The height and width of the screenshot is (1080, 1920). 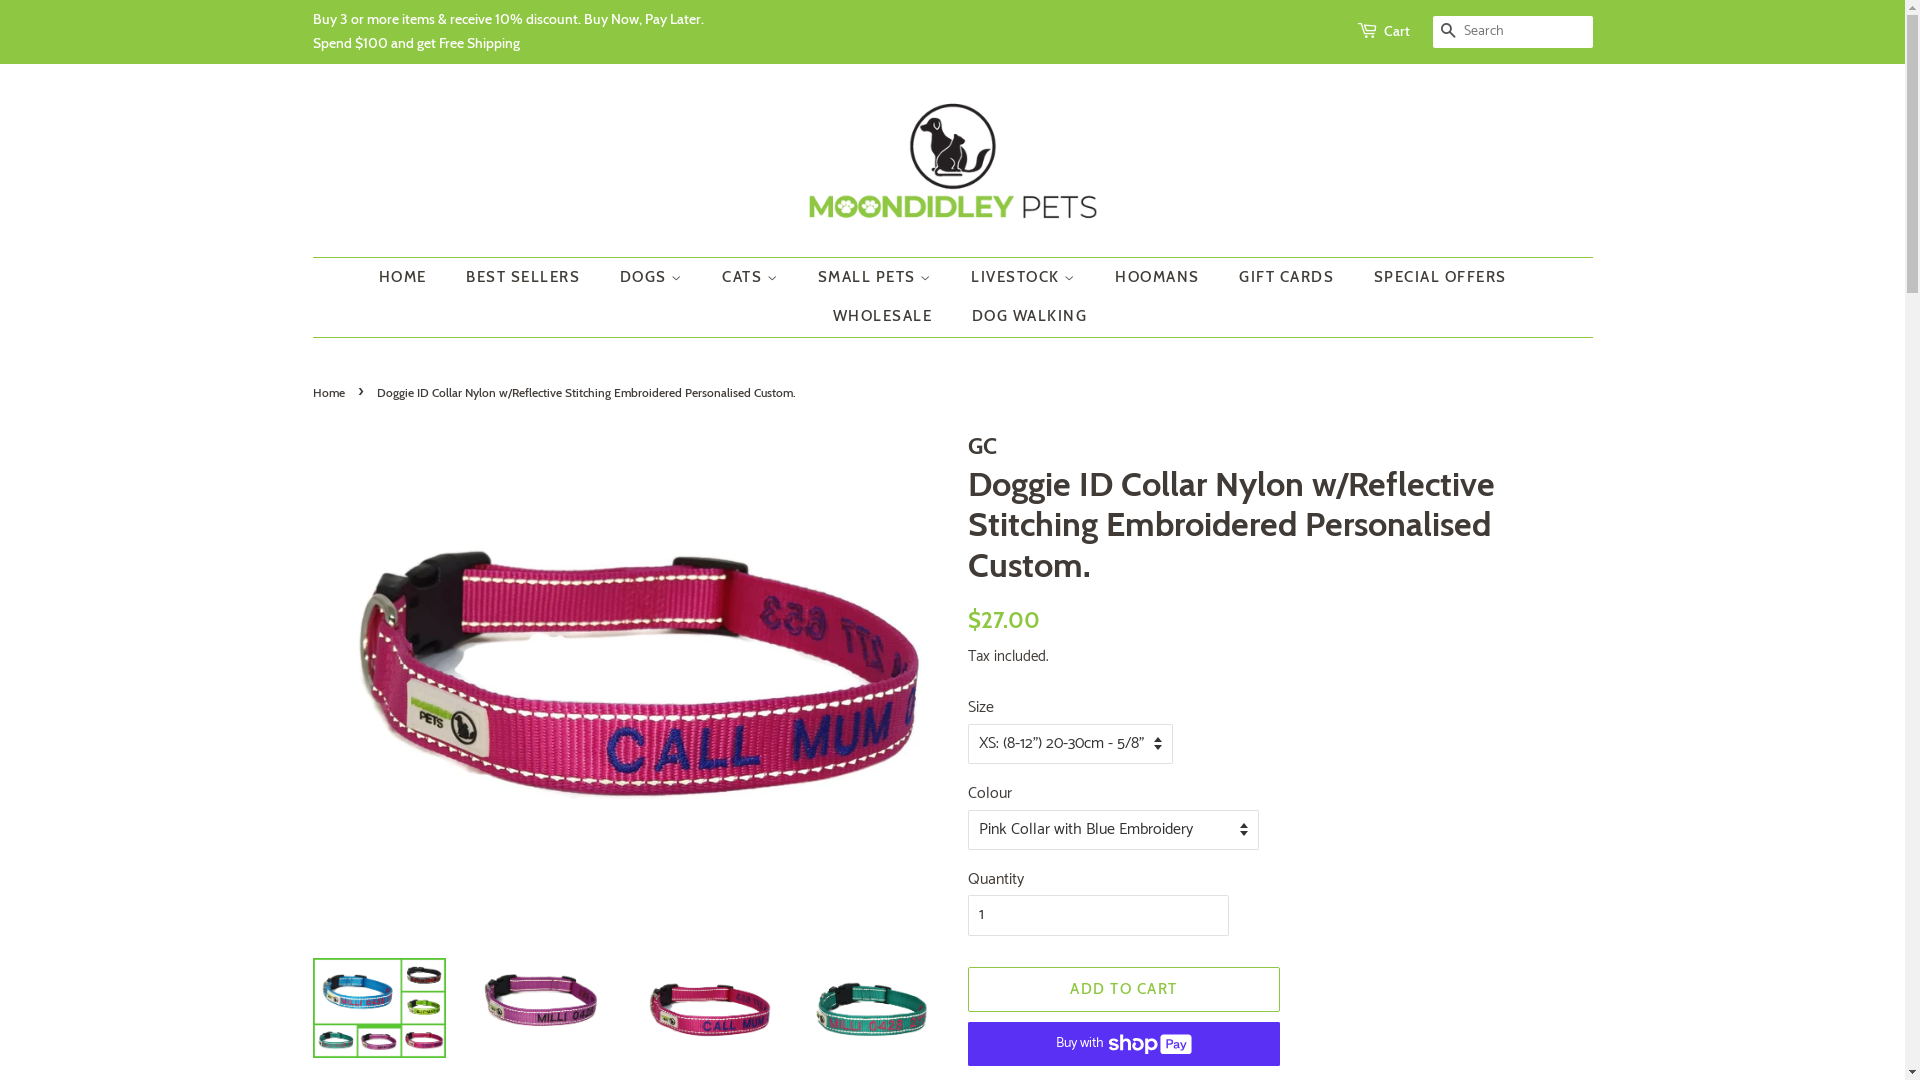 I want to click on 'DOGS', so click(x=652, y=277).